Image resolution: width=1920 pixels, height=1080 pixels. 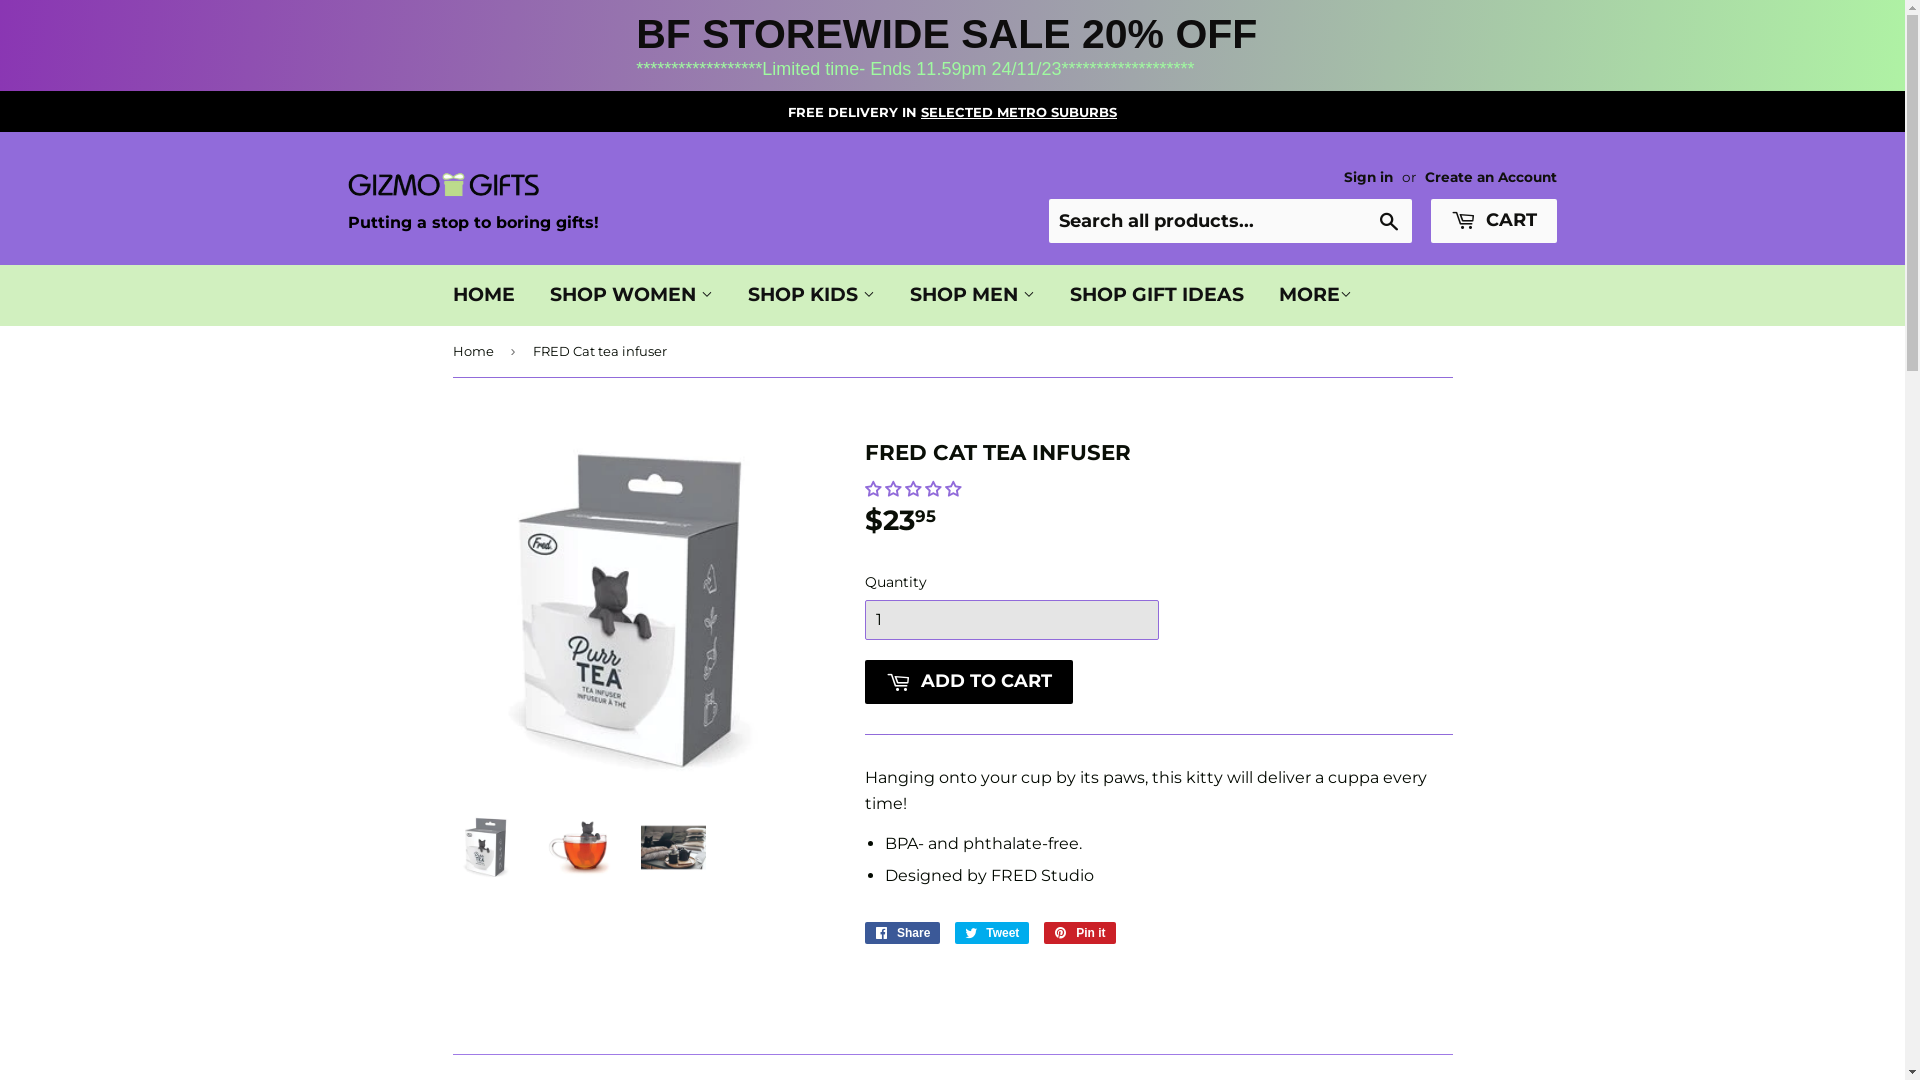 What do you see at coordinates (1388, 222) in the screenshot?
I see `'Search'` at bounding box center [1388, 222].